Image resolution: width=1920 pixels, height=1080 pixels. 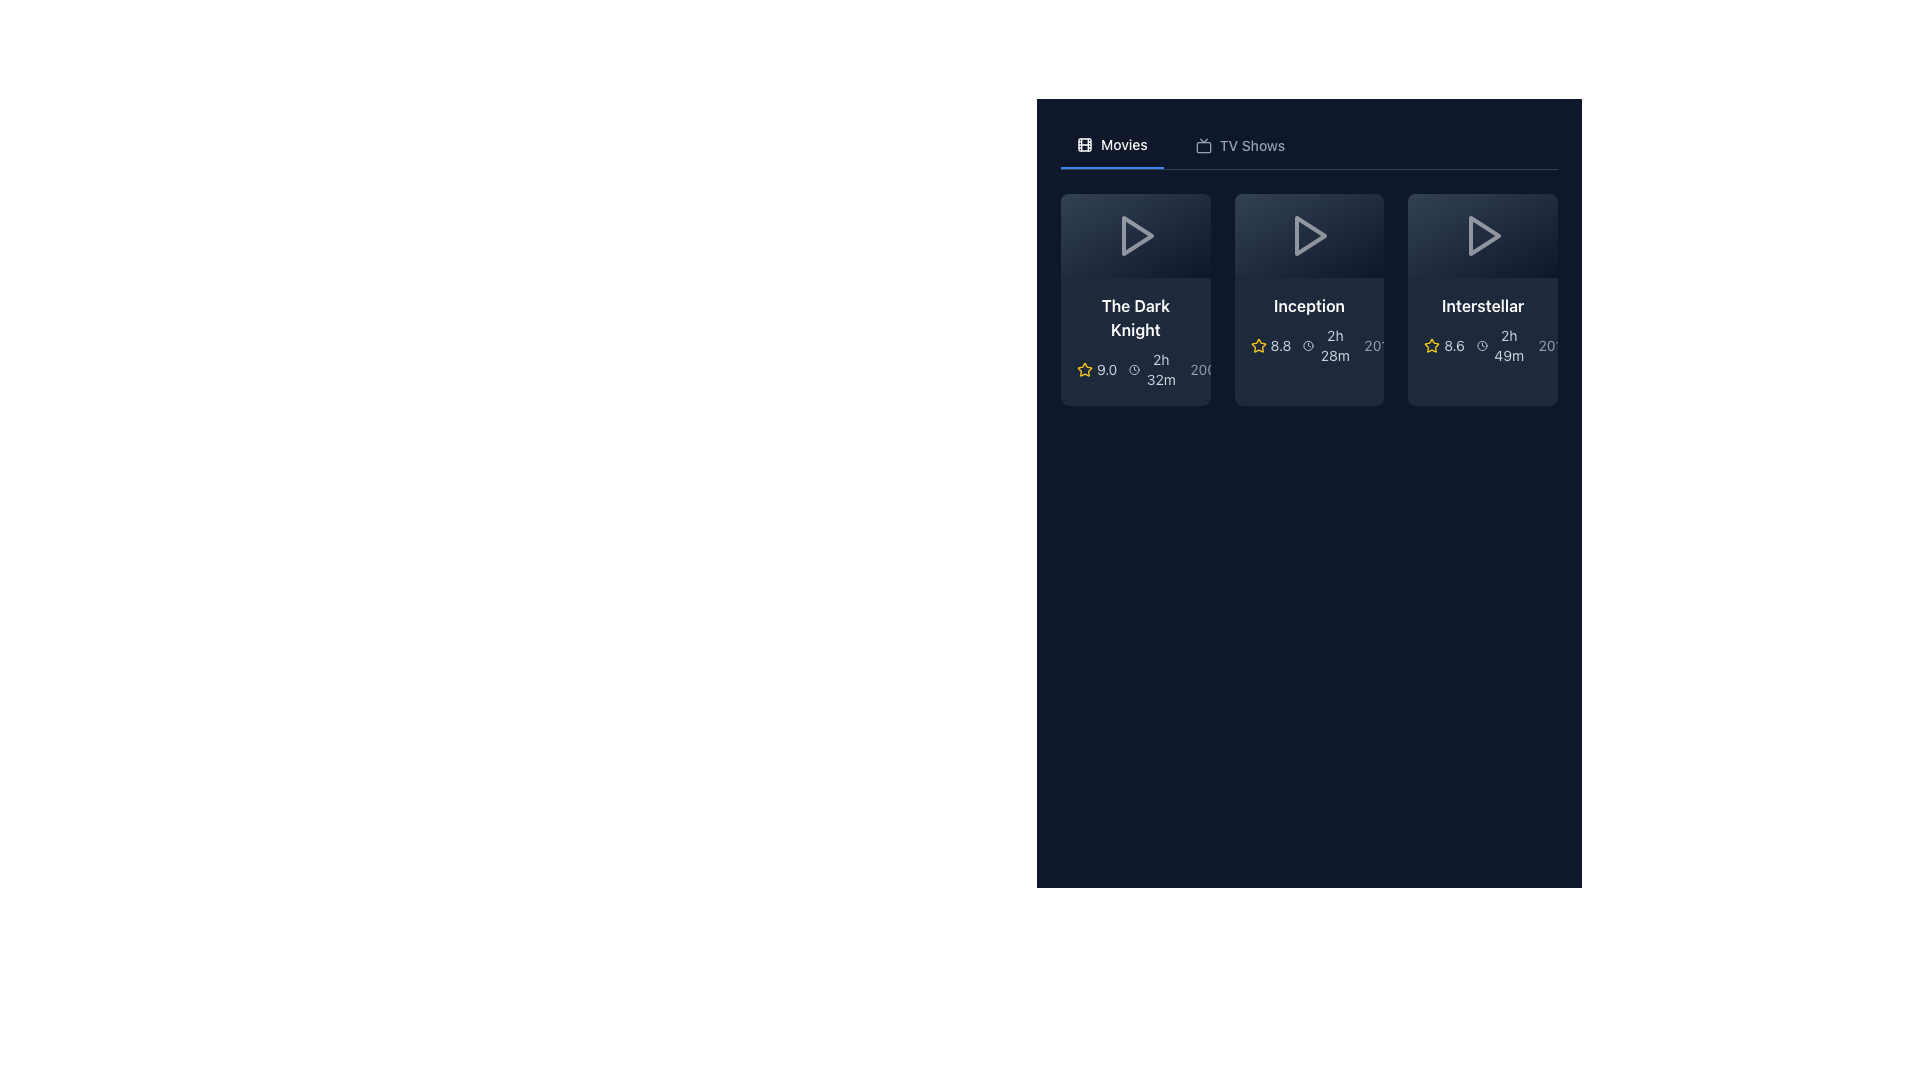 What do you see at coordinates (1281, 345) in the screenshot?
I see `the text label displaying the rating for the movie 'Inception', which is located within the movie card and positioned to the right of the yellow star icon` at bounding box center [1281, 345].